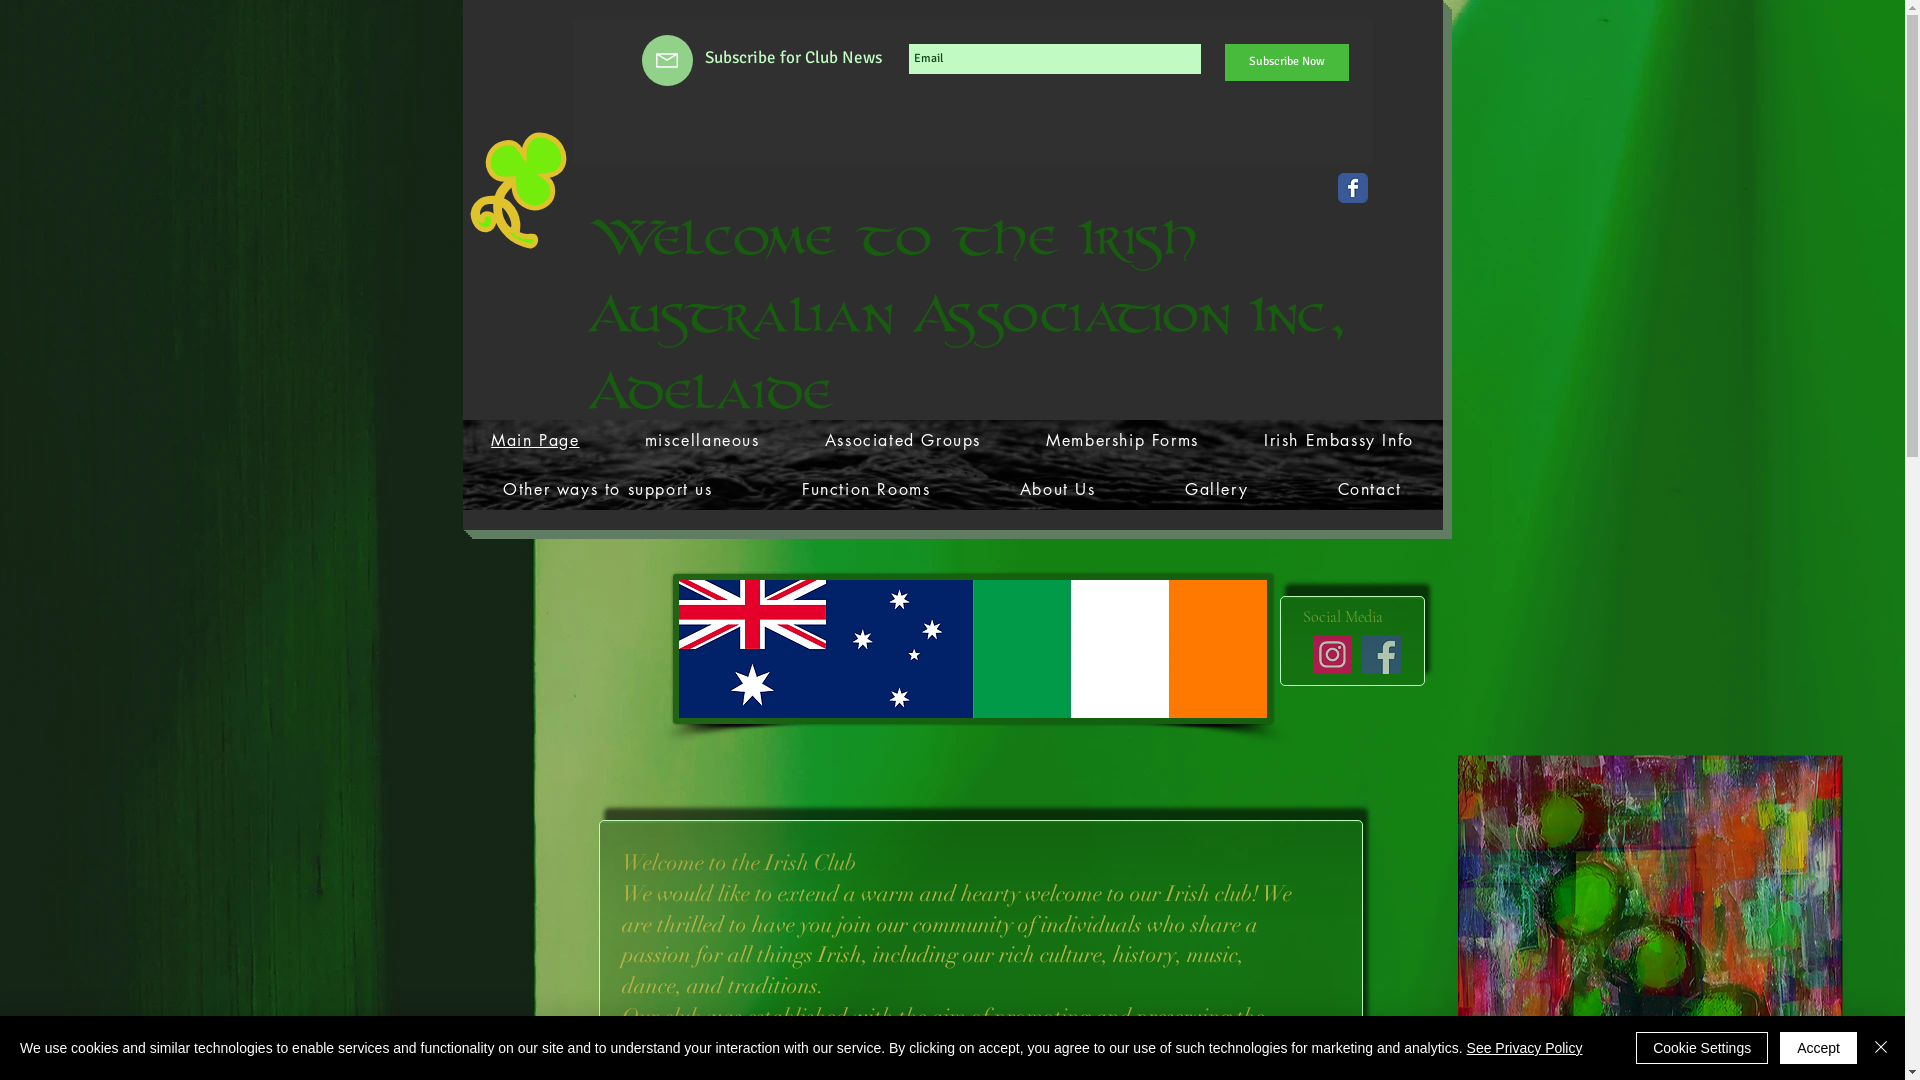  Describe the element at coordinates (1368, 489) in the screenshot. I see `'Contact'` at that location.